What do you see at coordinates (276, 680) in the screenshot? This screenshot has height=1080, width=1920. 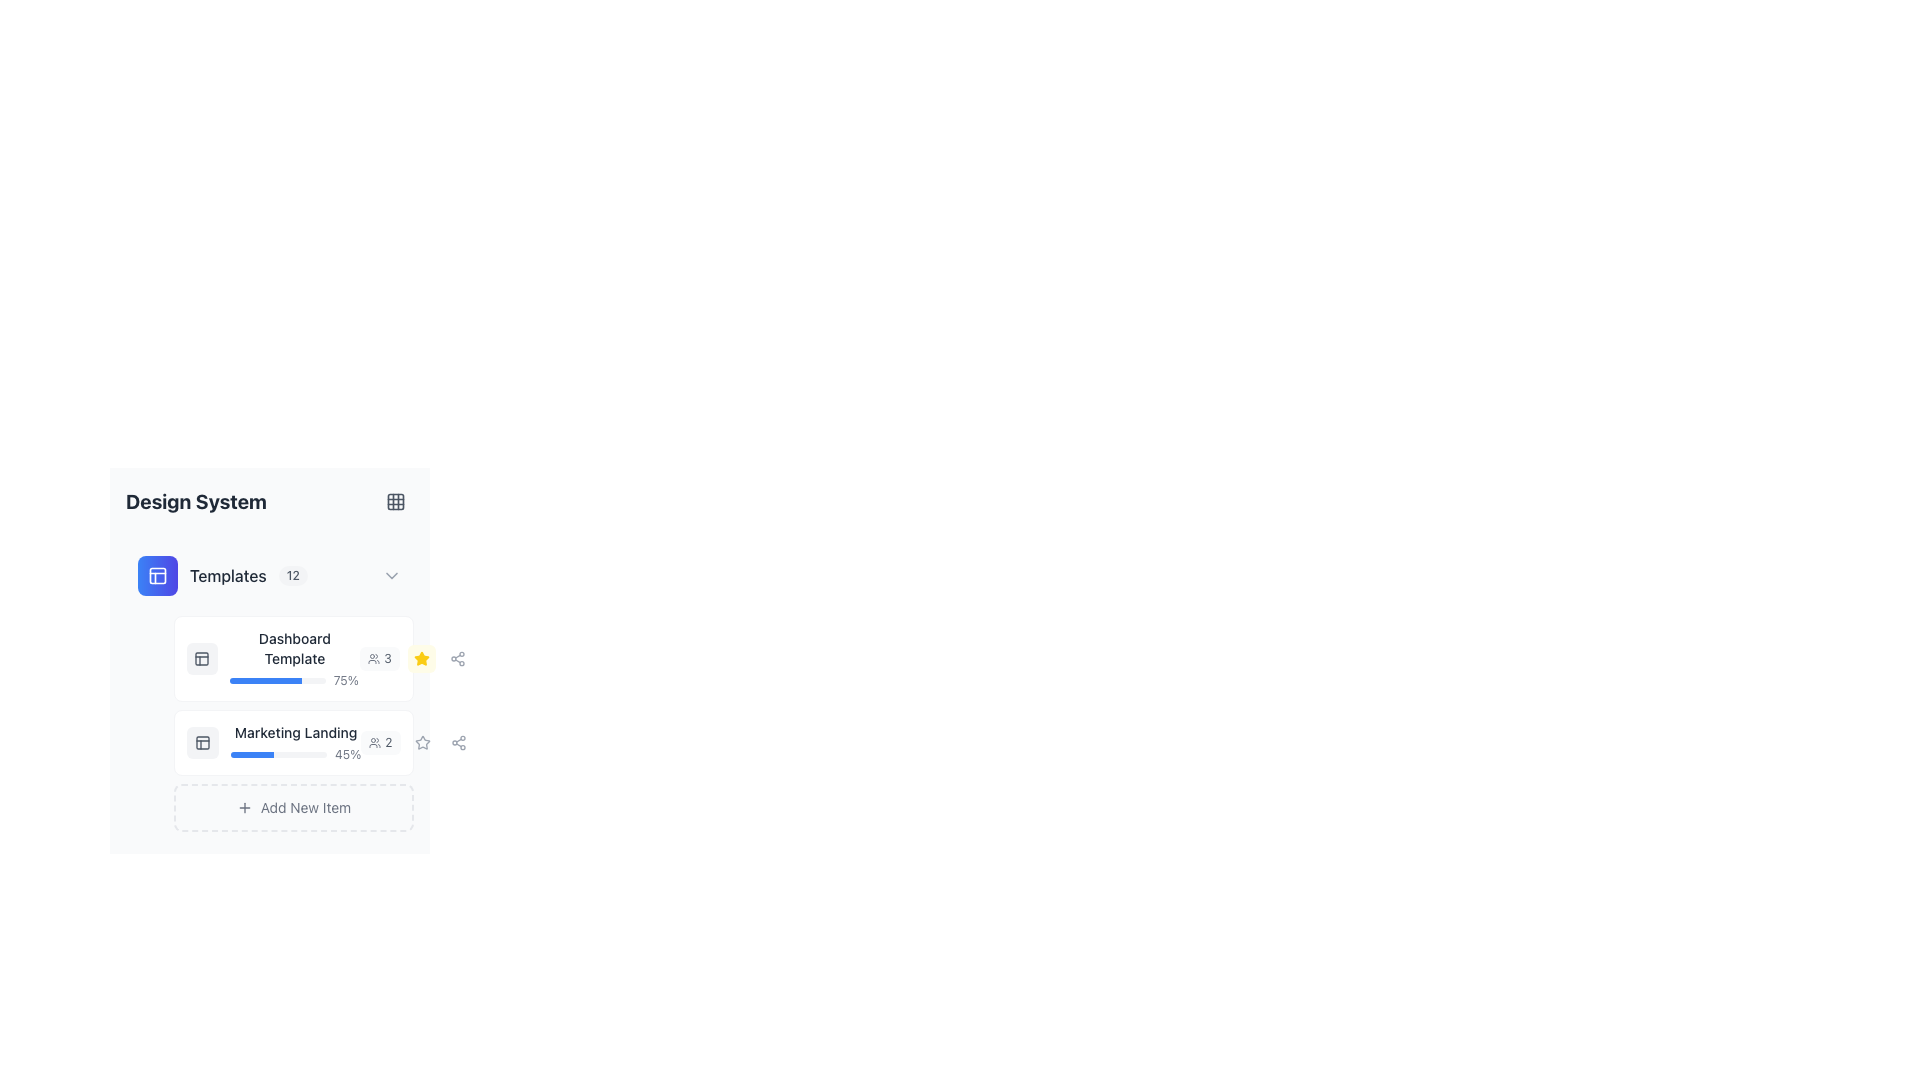 I see `the progress bar located within the 'Dashboard Template' card, positioned directly below the title text and above the '75%' label` at bounding box center [276, 680].